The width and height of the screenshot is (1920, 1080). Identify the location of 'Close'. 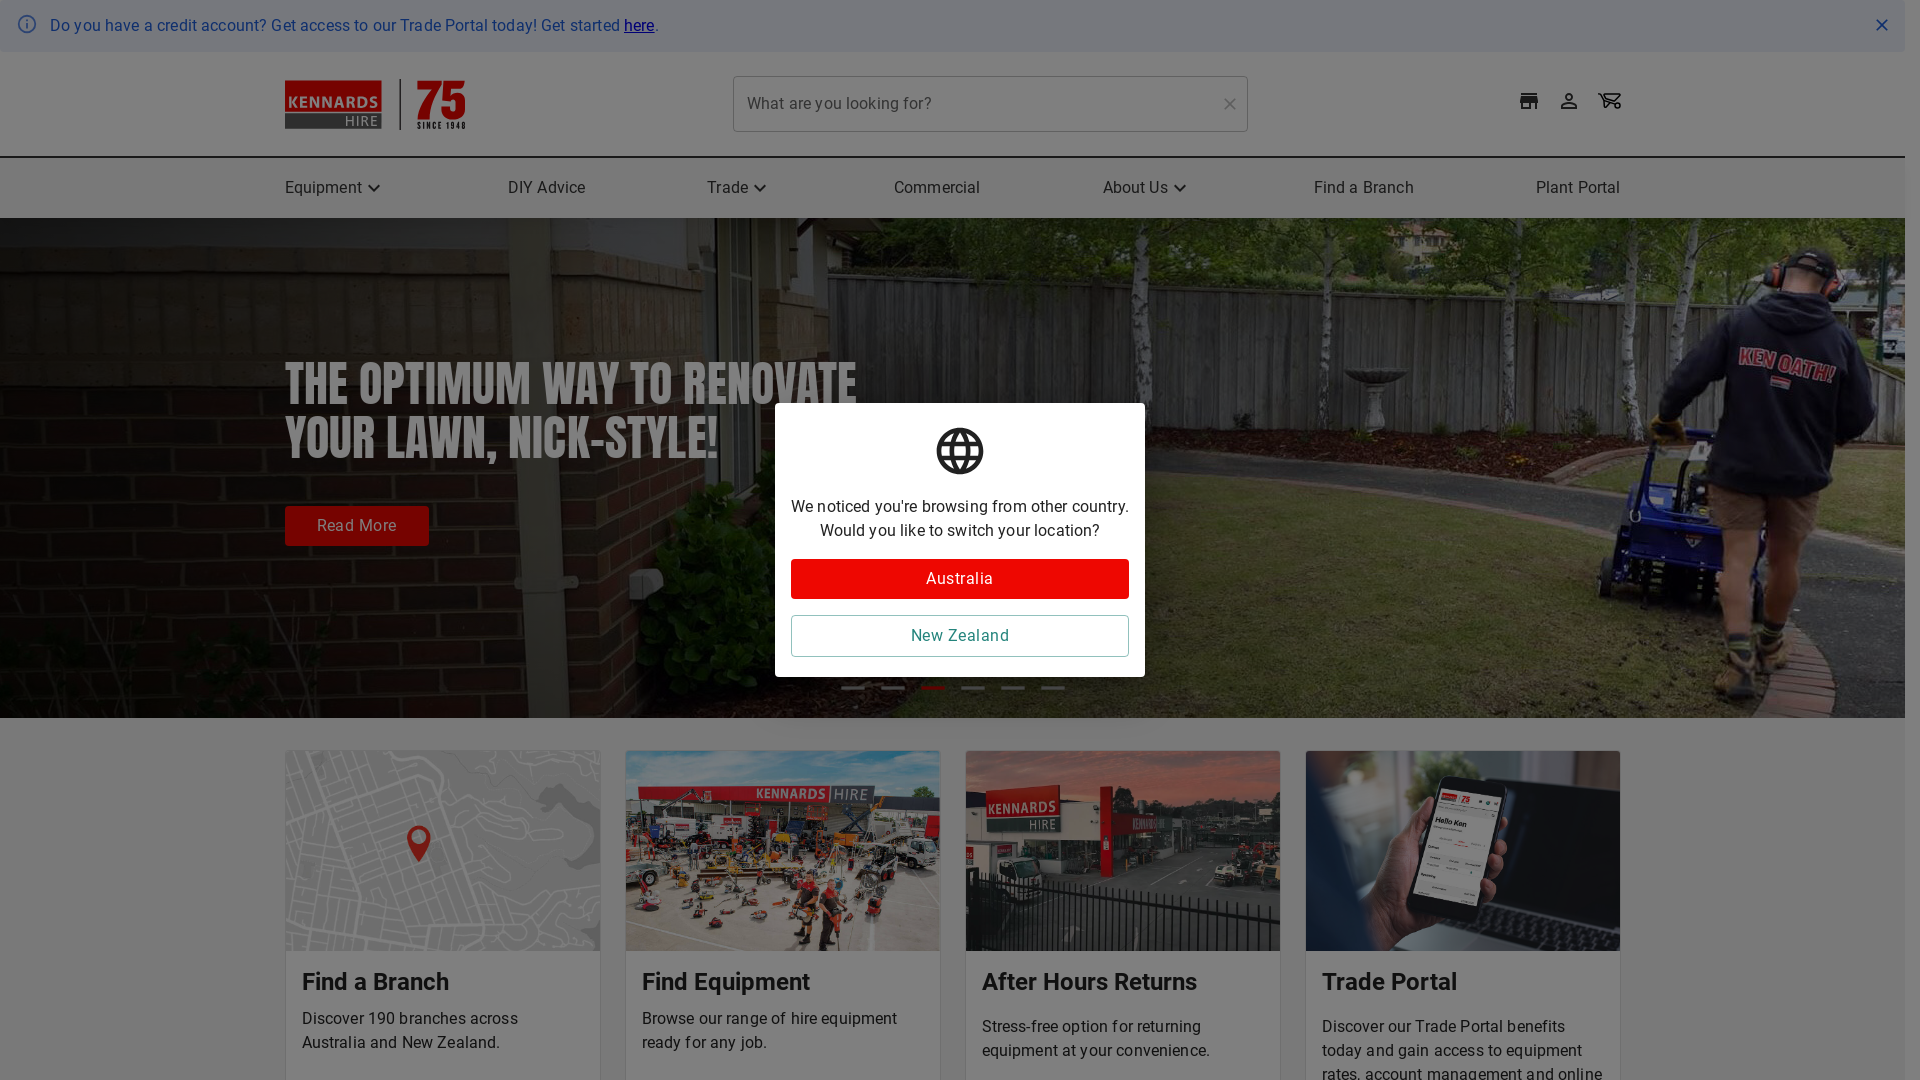
(1880, 24).